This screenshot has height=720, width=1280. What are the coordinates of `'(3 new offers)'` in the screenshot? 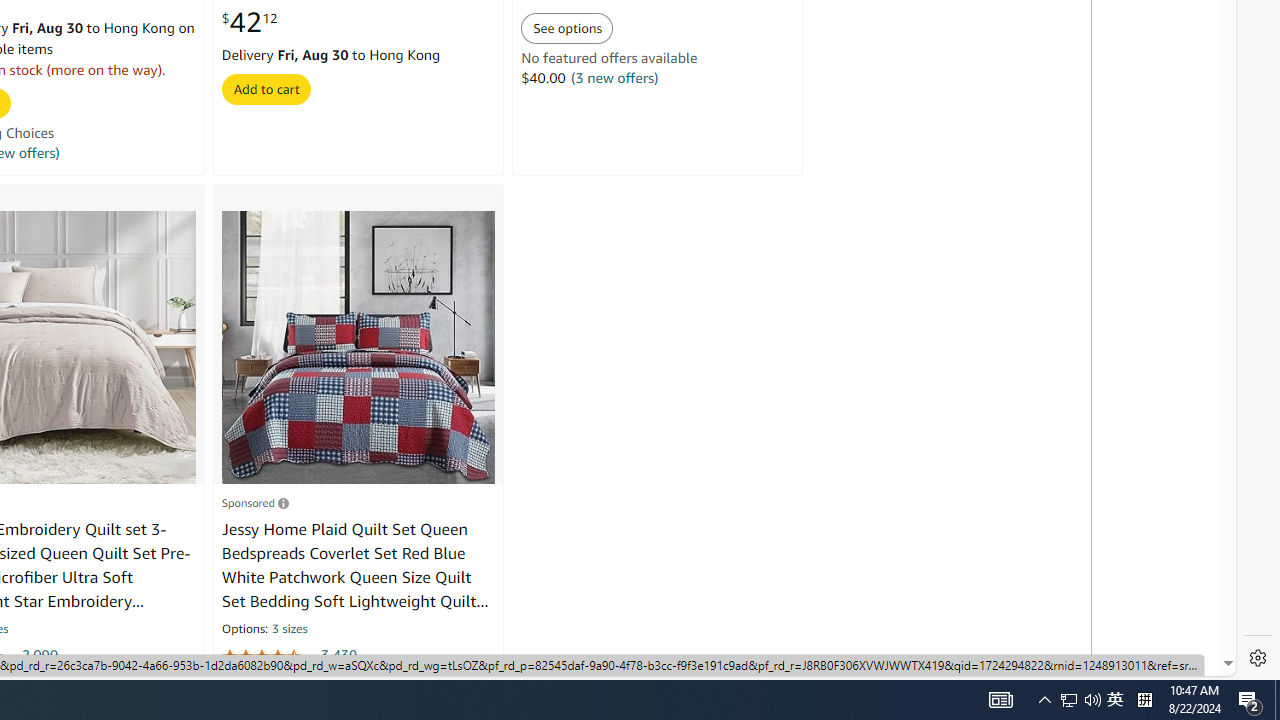 It's located at (614, 77).